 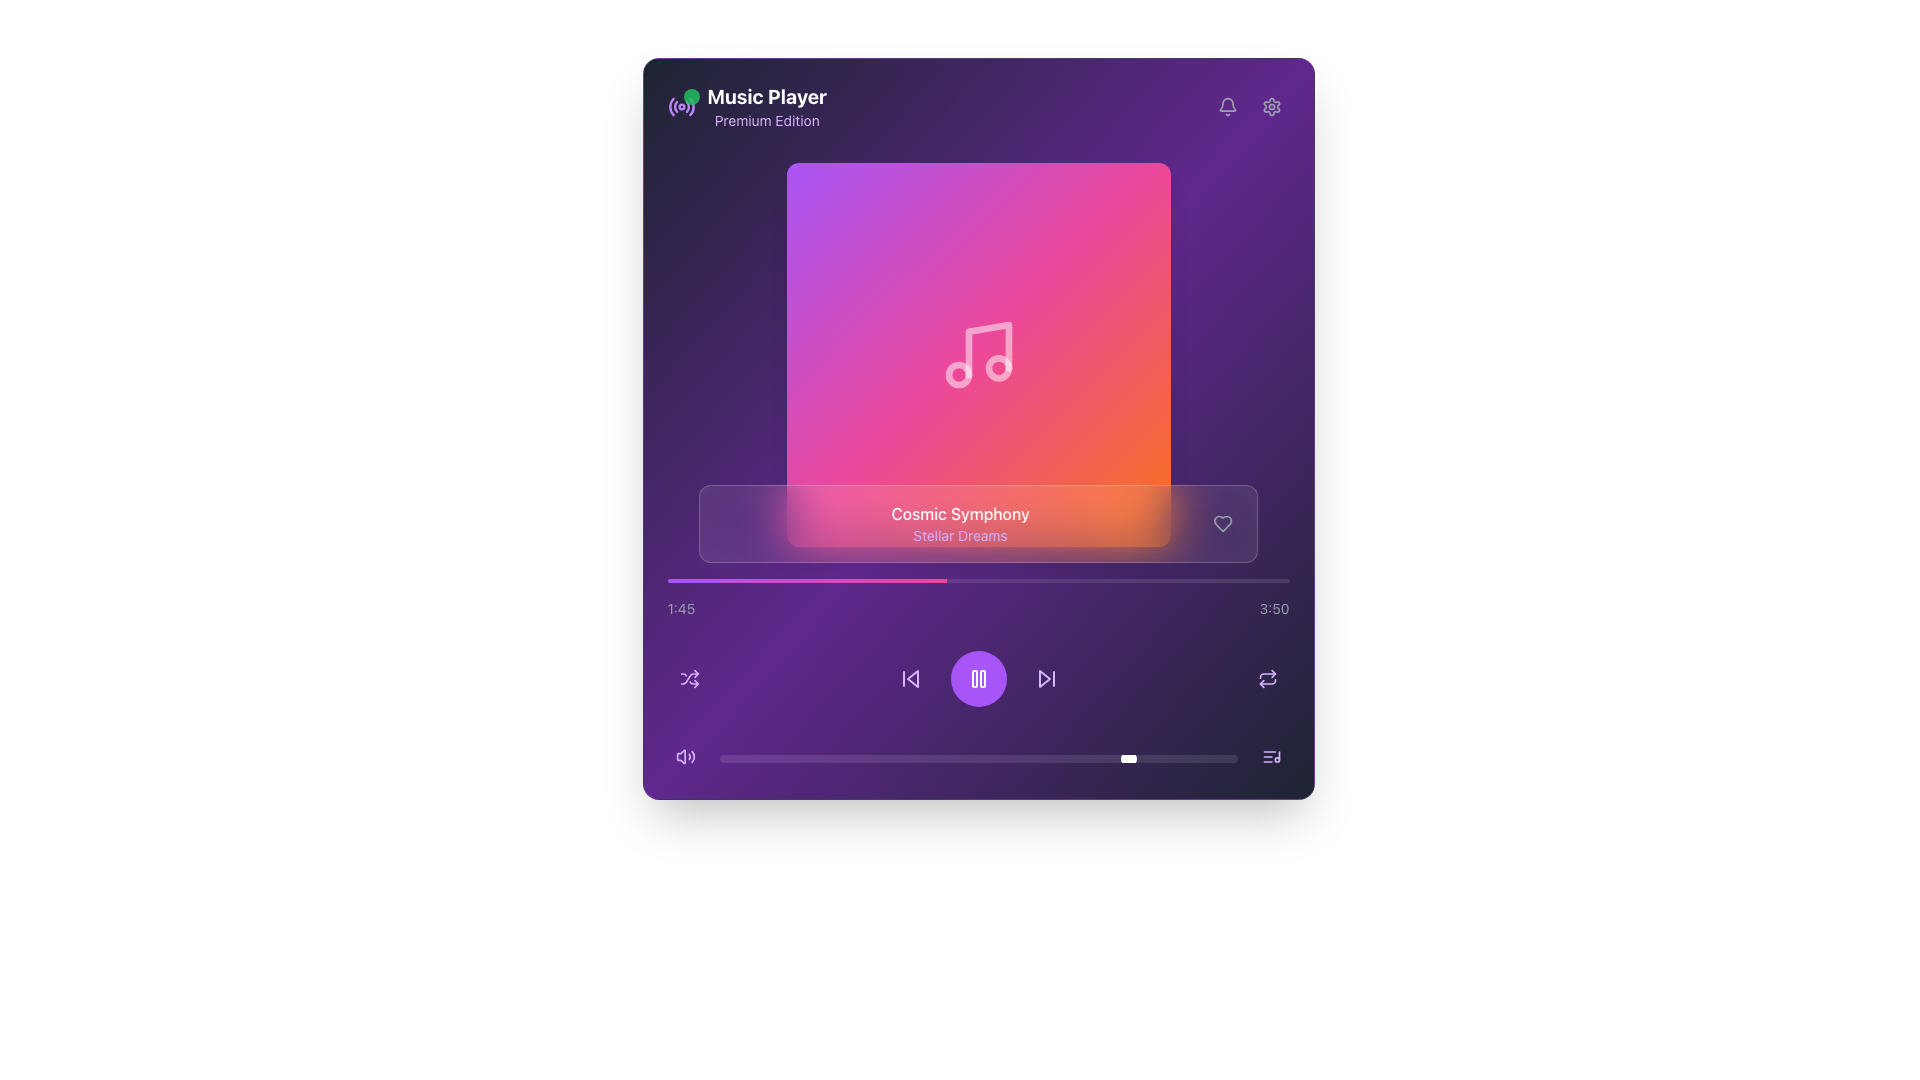 I want to click on the slider, so click(x=936, y=759).